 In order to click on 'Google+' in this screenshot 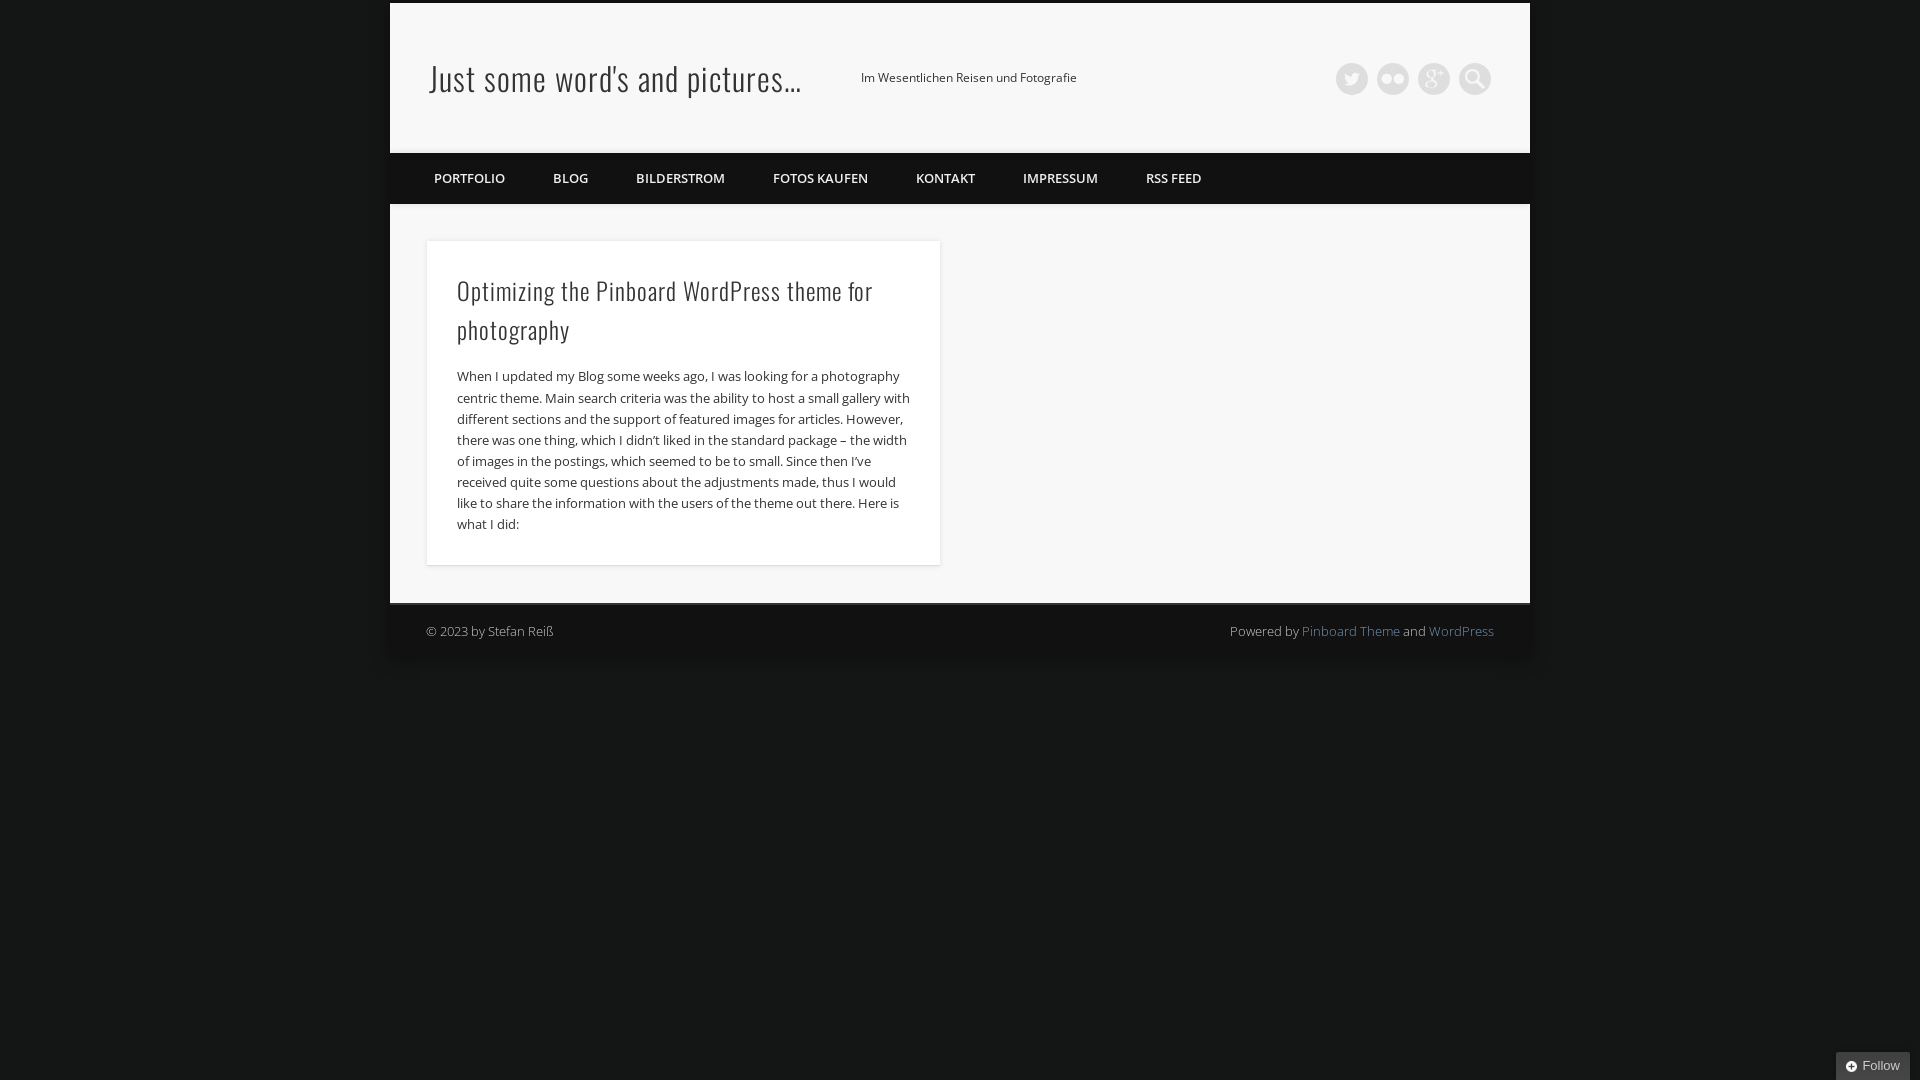, I will do `click(1433, 77)`.